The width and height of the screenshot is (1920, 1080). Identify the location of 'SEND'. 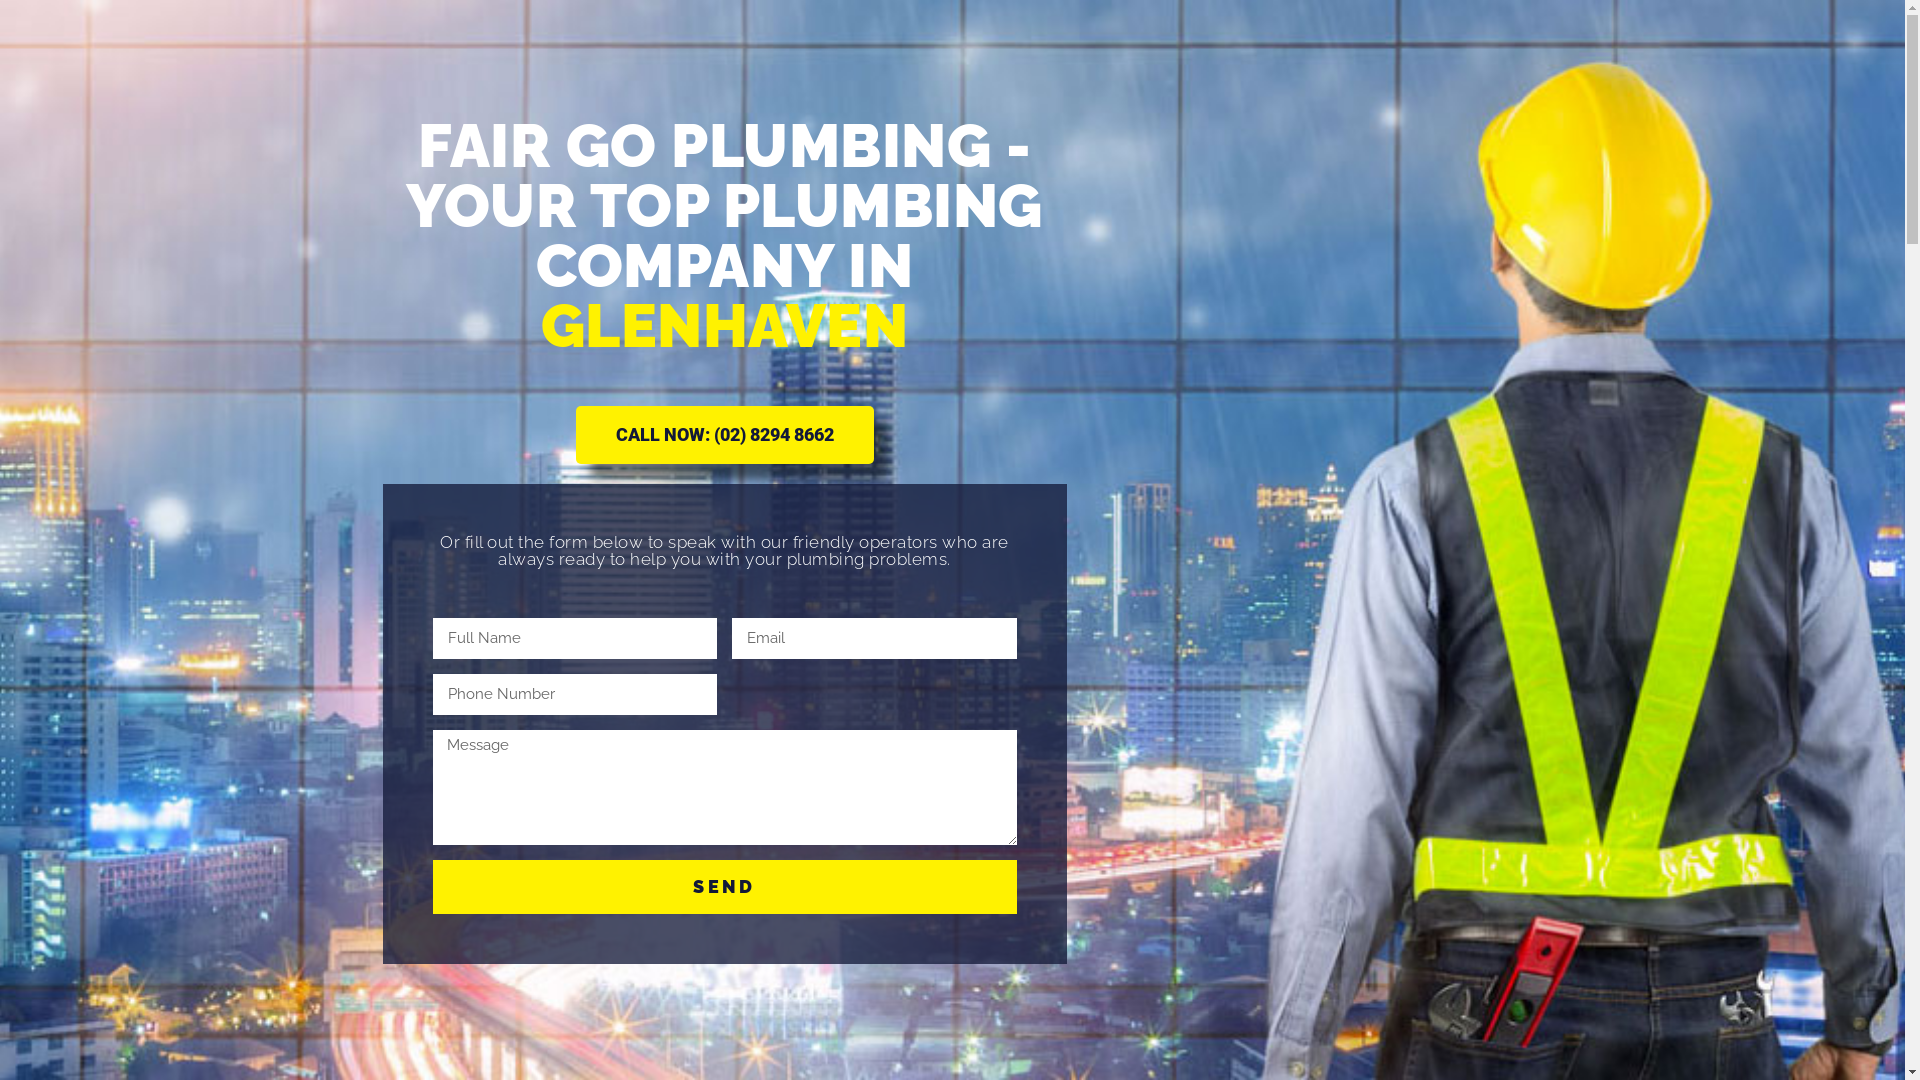
(723, 886).